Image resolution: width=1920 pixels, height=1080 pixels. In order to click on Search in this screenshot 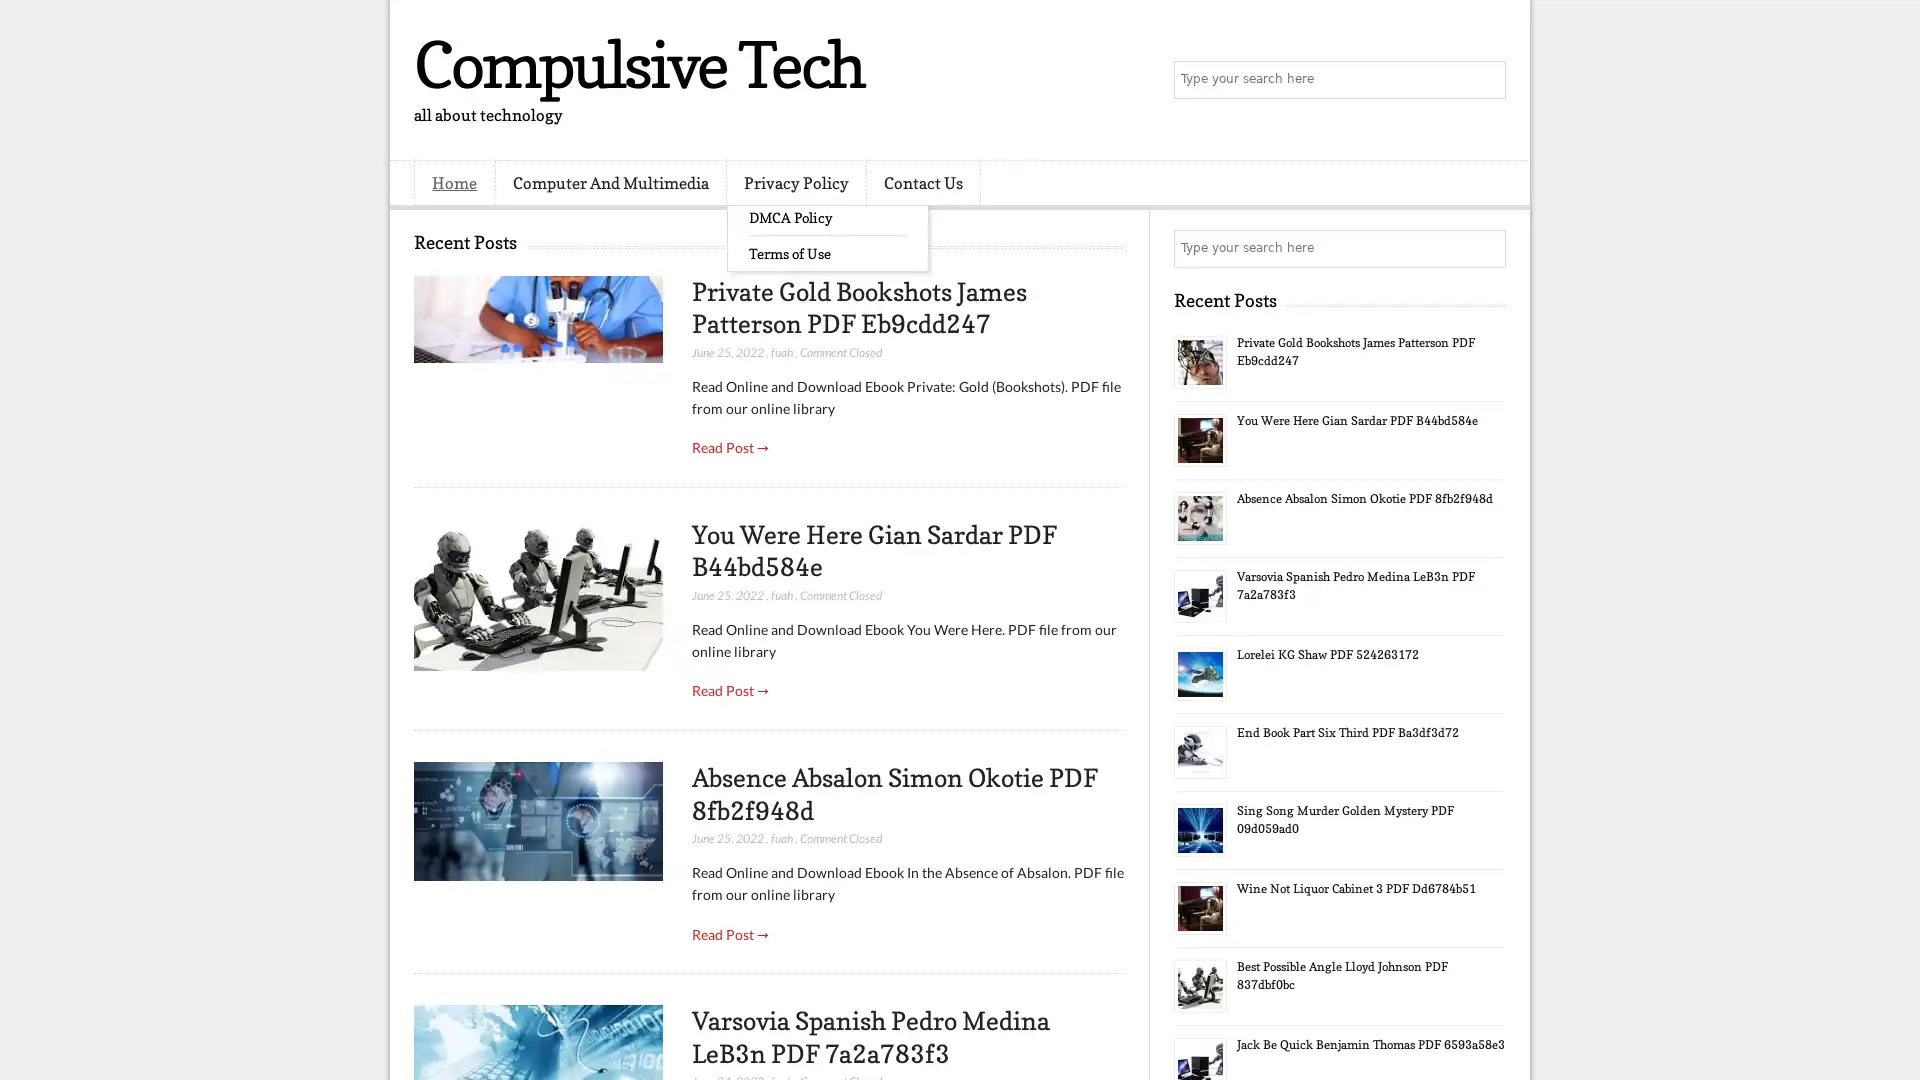, I will do `click(1485, 80)`.